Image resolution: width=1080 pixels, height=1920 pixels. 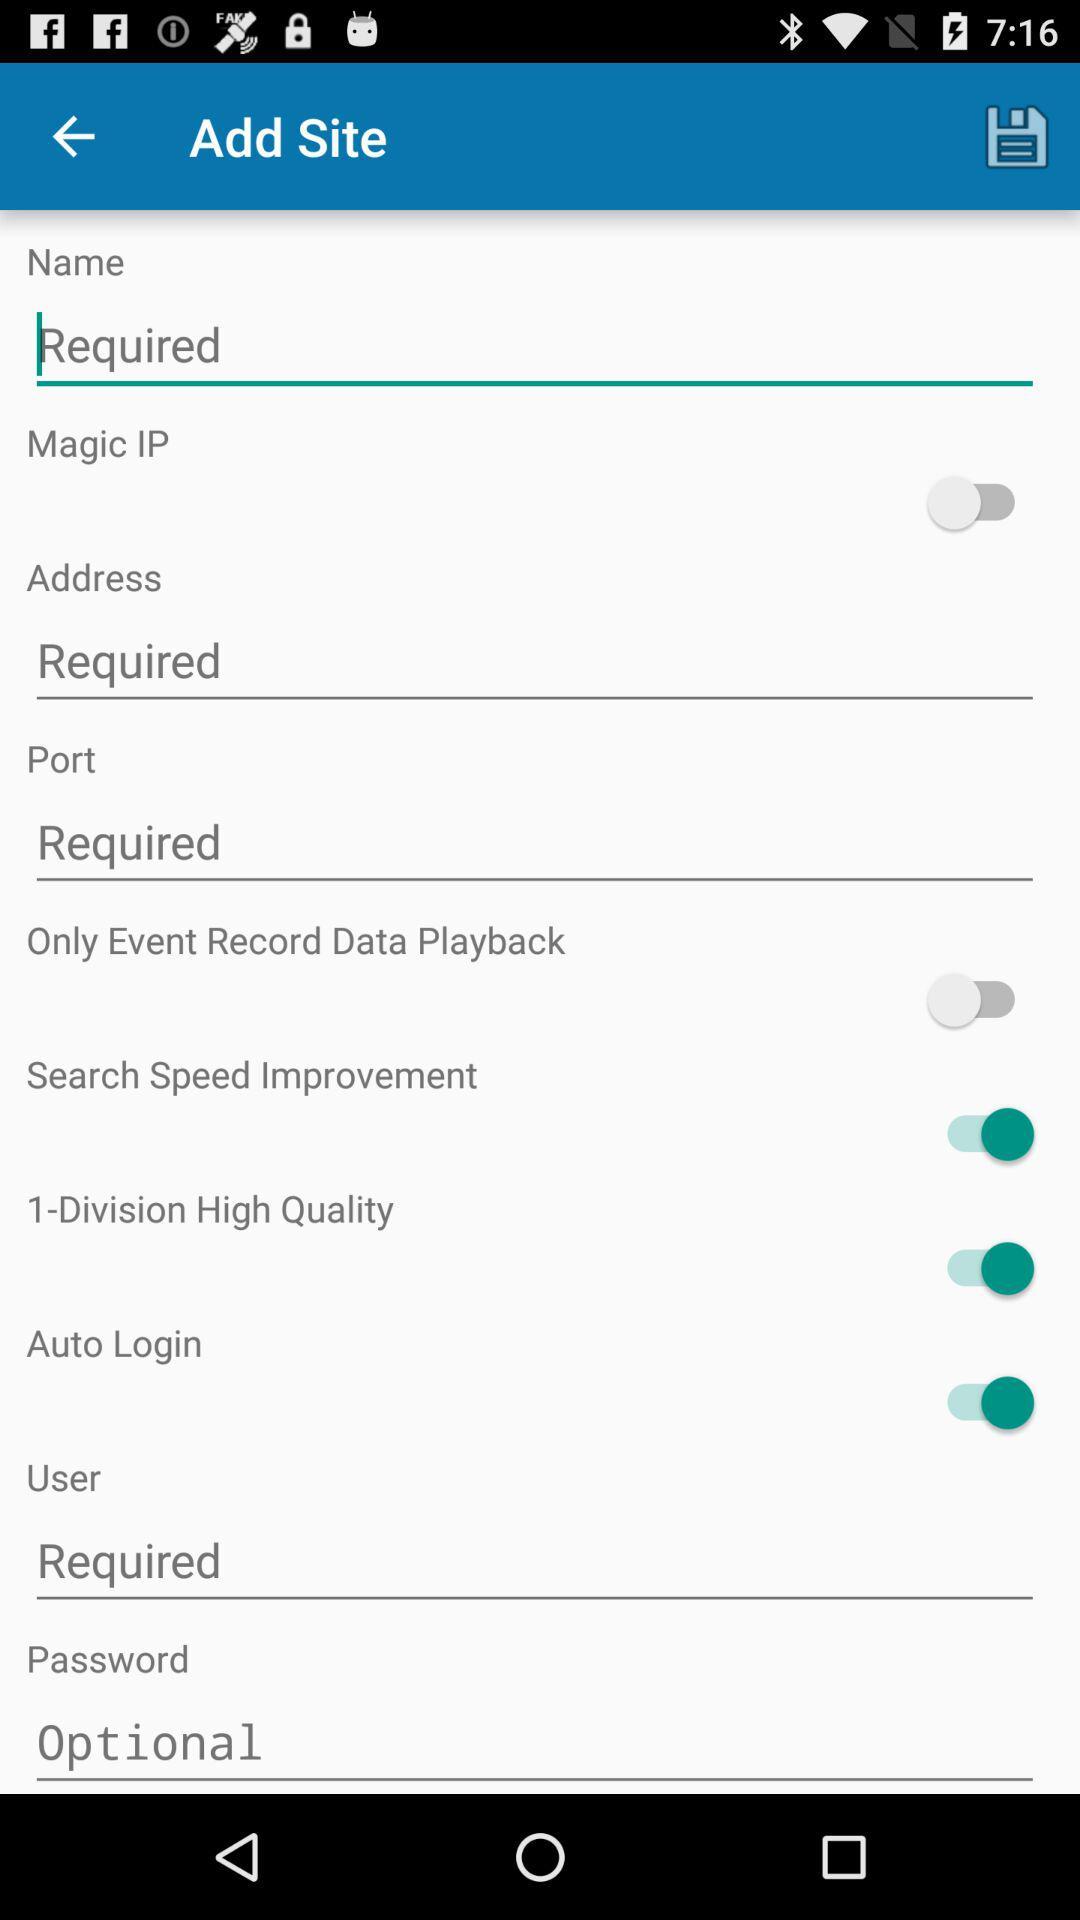 I want to click on 1-division high quality, so click(x=979, y=1267).